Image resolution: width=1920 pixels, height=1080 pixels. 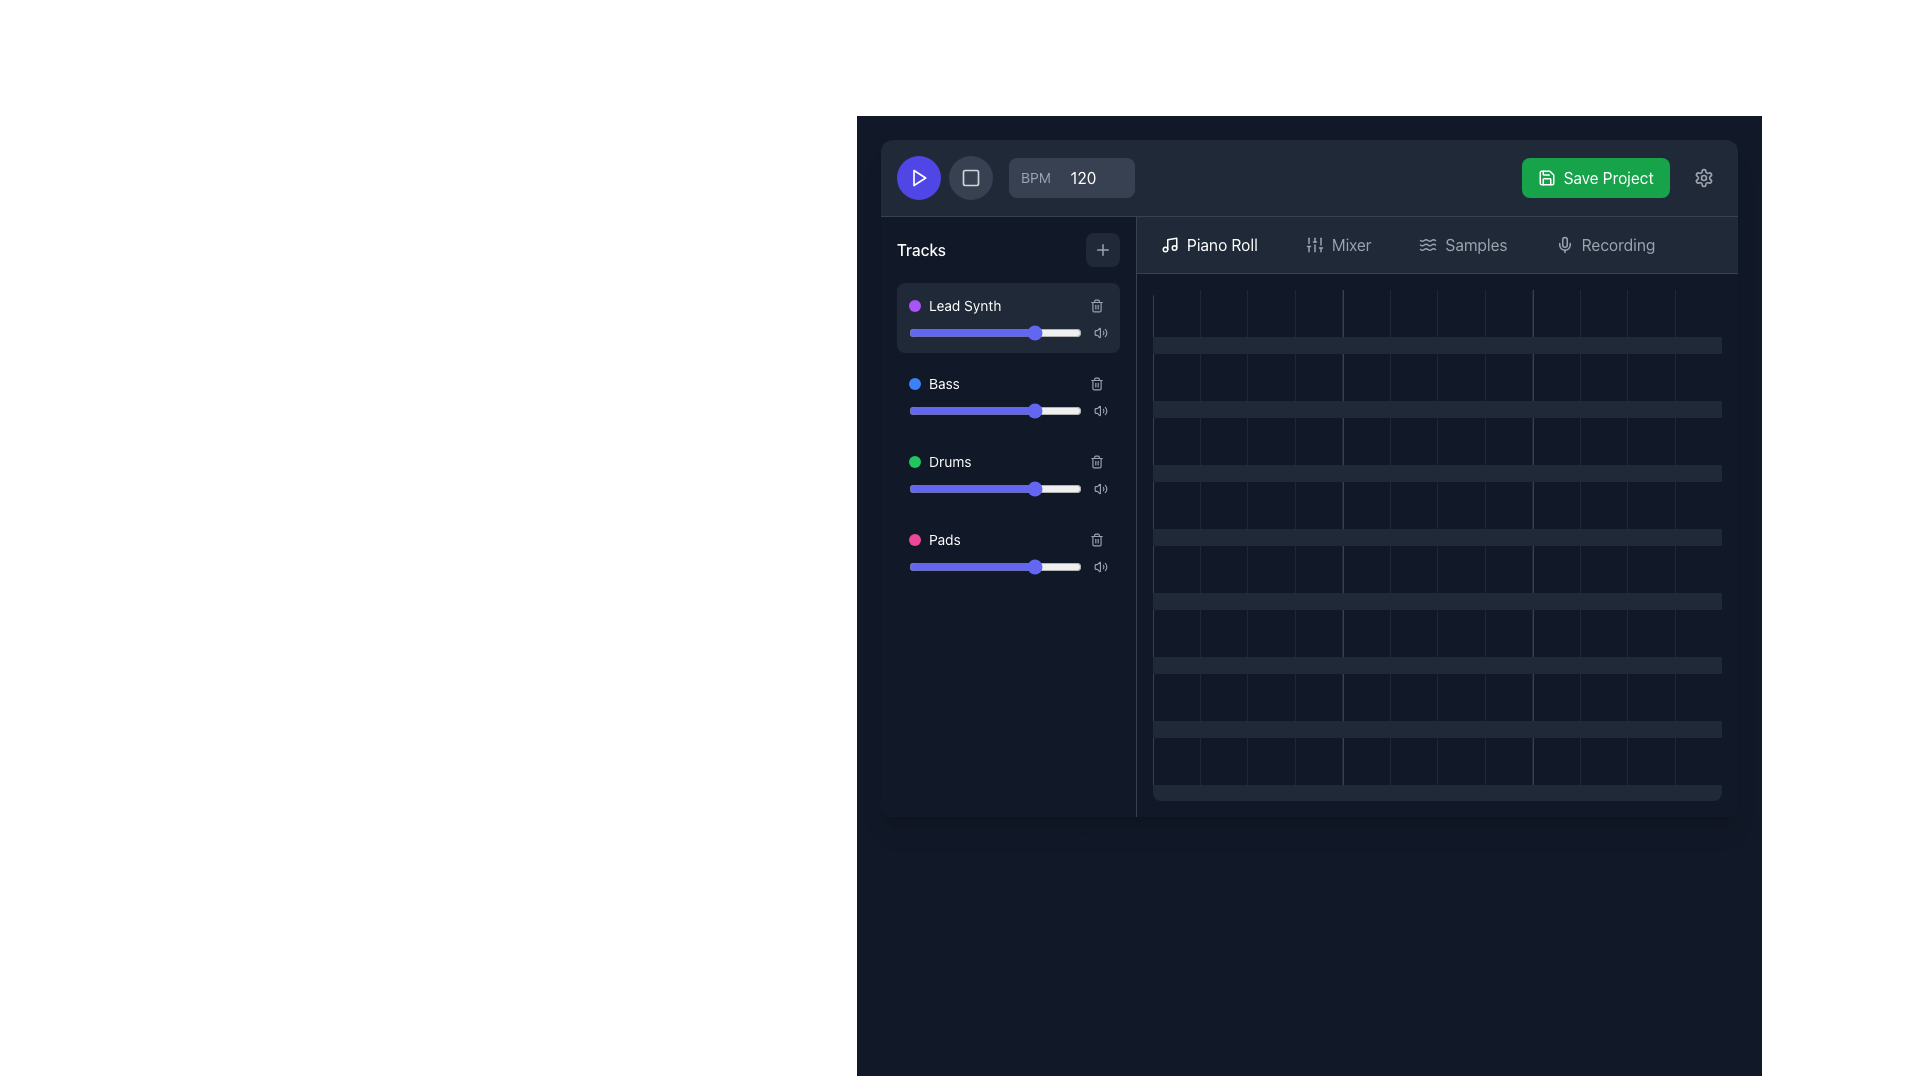 What do you see at coordinates (1270, 377) in the screenshot?
I see `the square-shaped grid cell located in the third column of the second row with a dark background color within the main interactive panel` at bounding box center [1270, 377].